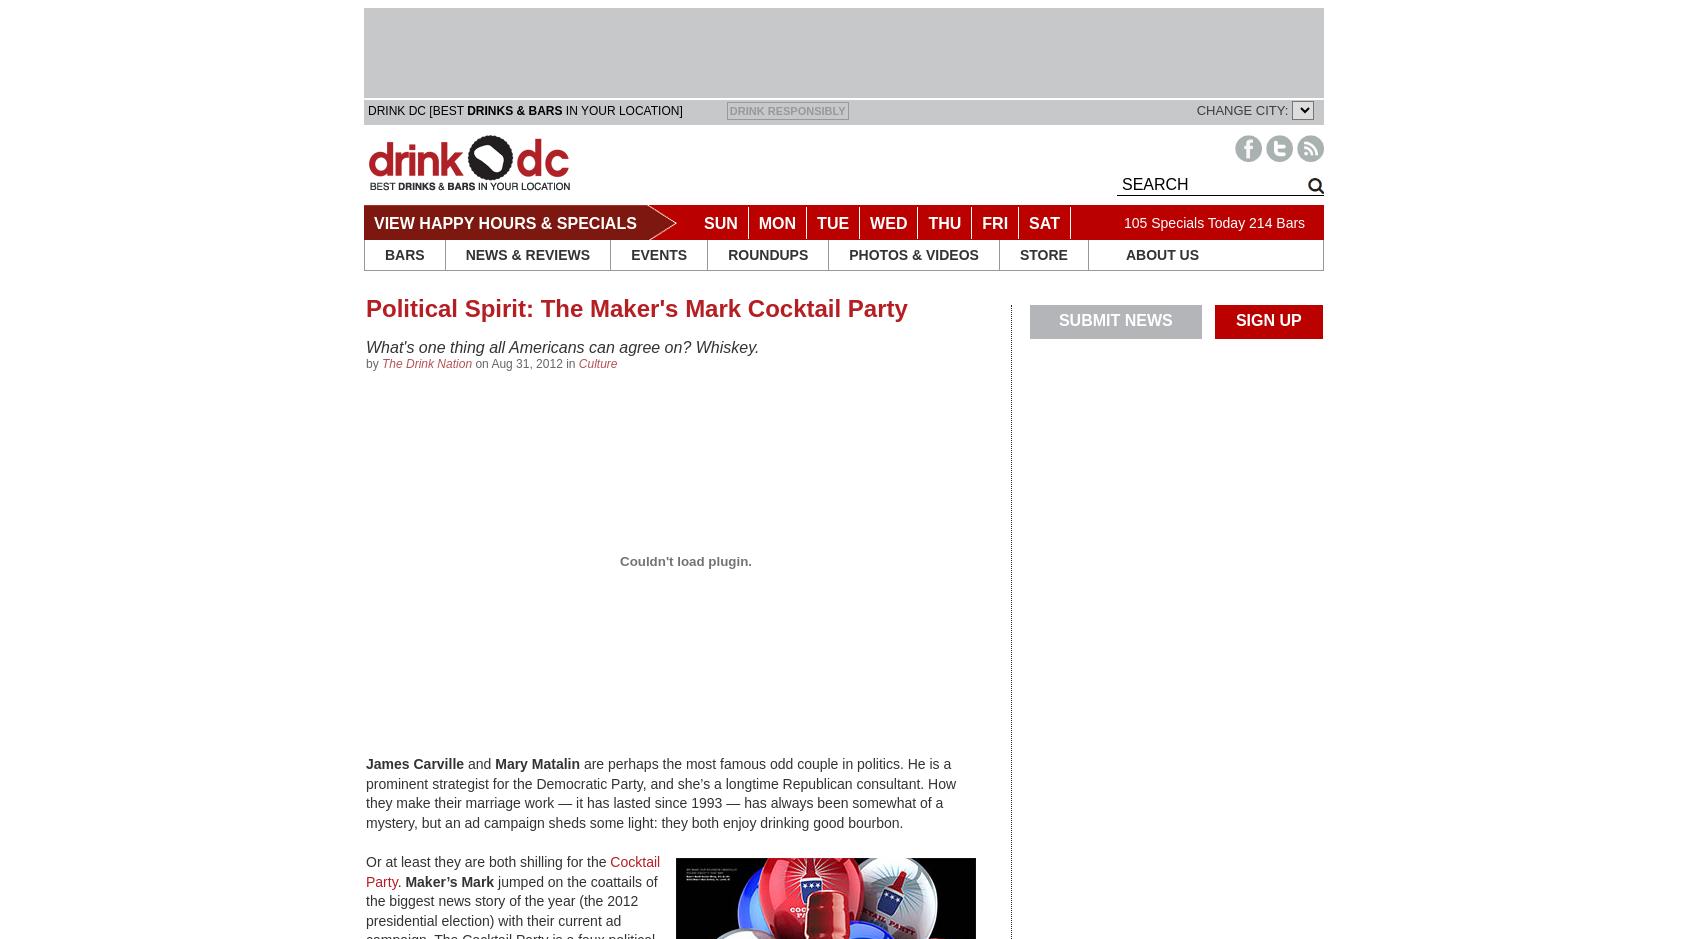  What do you see at coordinates (527, 254) in the screenshot?
I see `'NEWS & REVIEWS'` at bounding box center [527, 254].